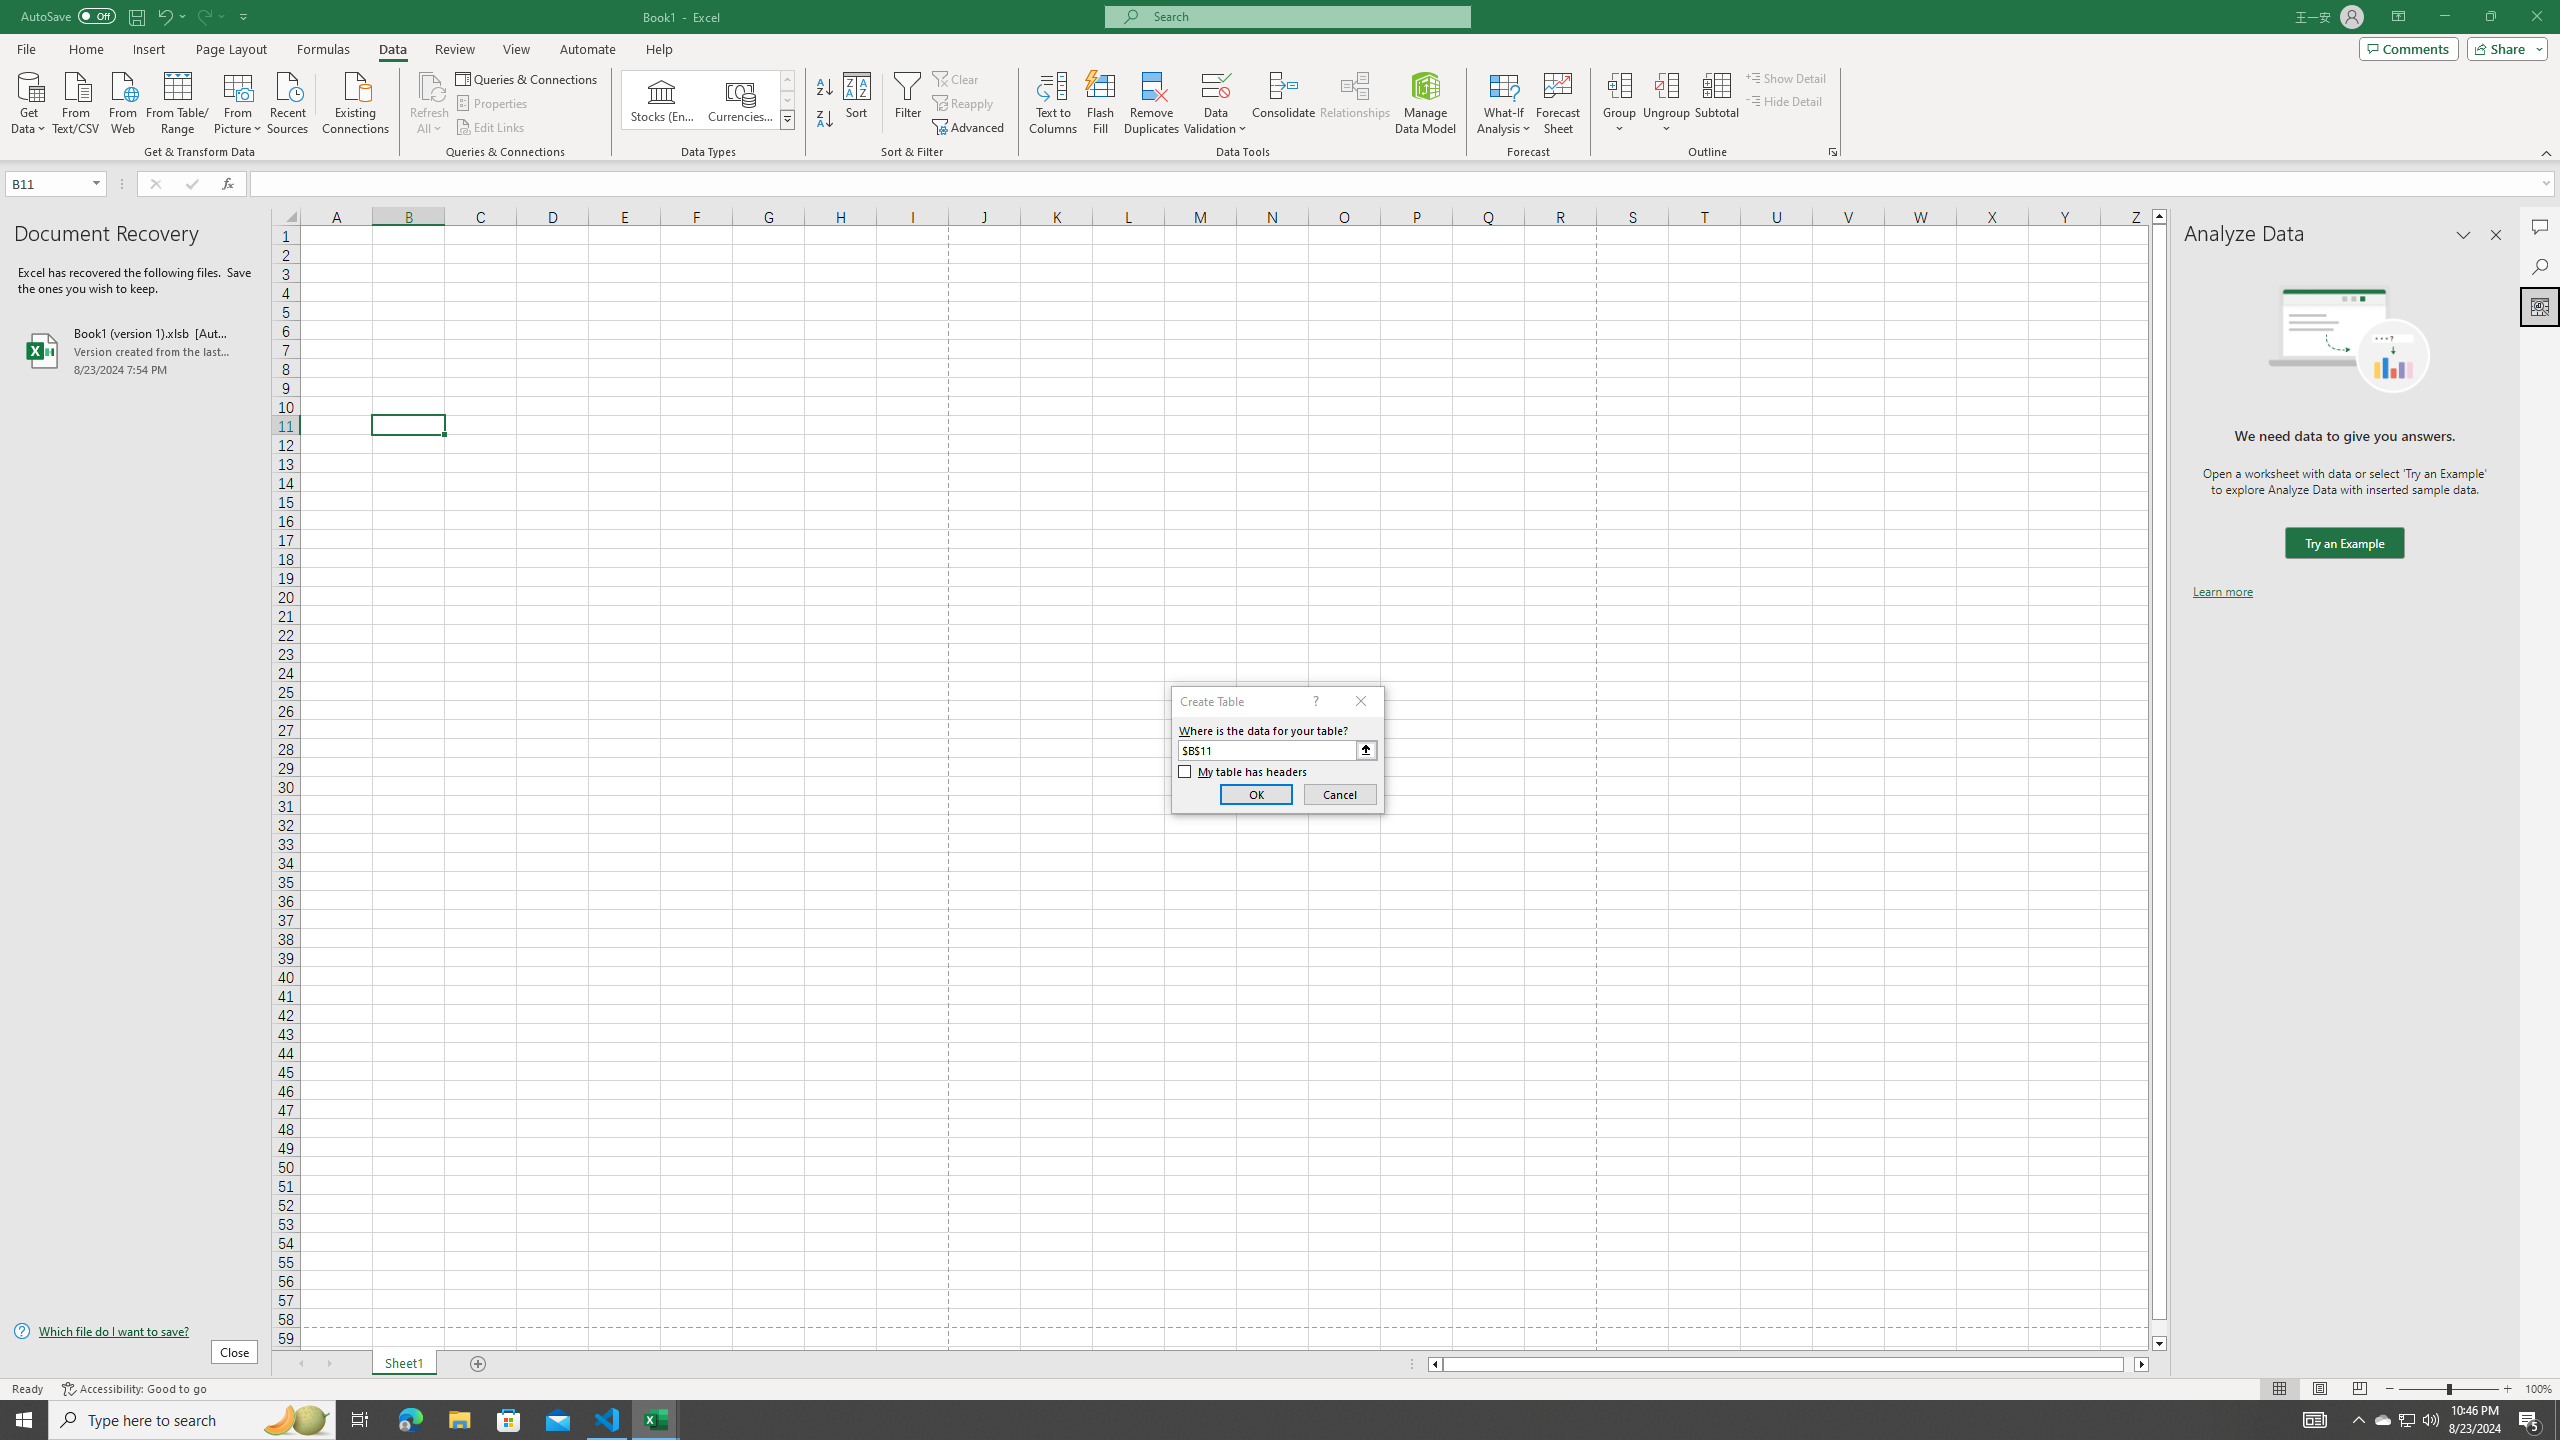  What do you see at coordinates (1784, 99) in the screenshot?
I see `'Hide Detail'` at bounding box center [1784, 99].